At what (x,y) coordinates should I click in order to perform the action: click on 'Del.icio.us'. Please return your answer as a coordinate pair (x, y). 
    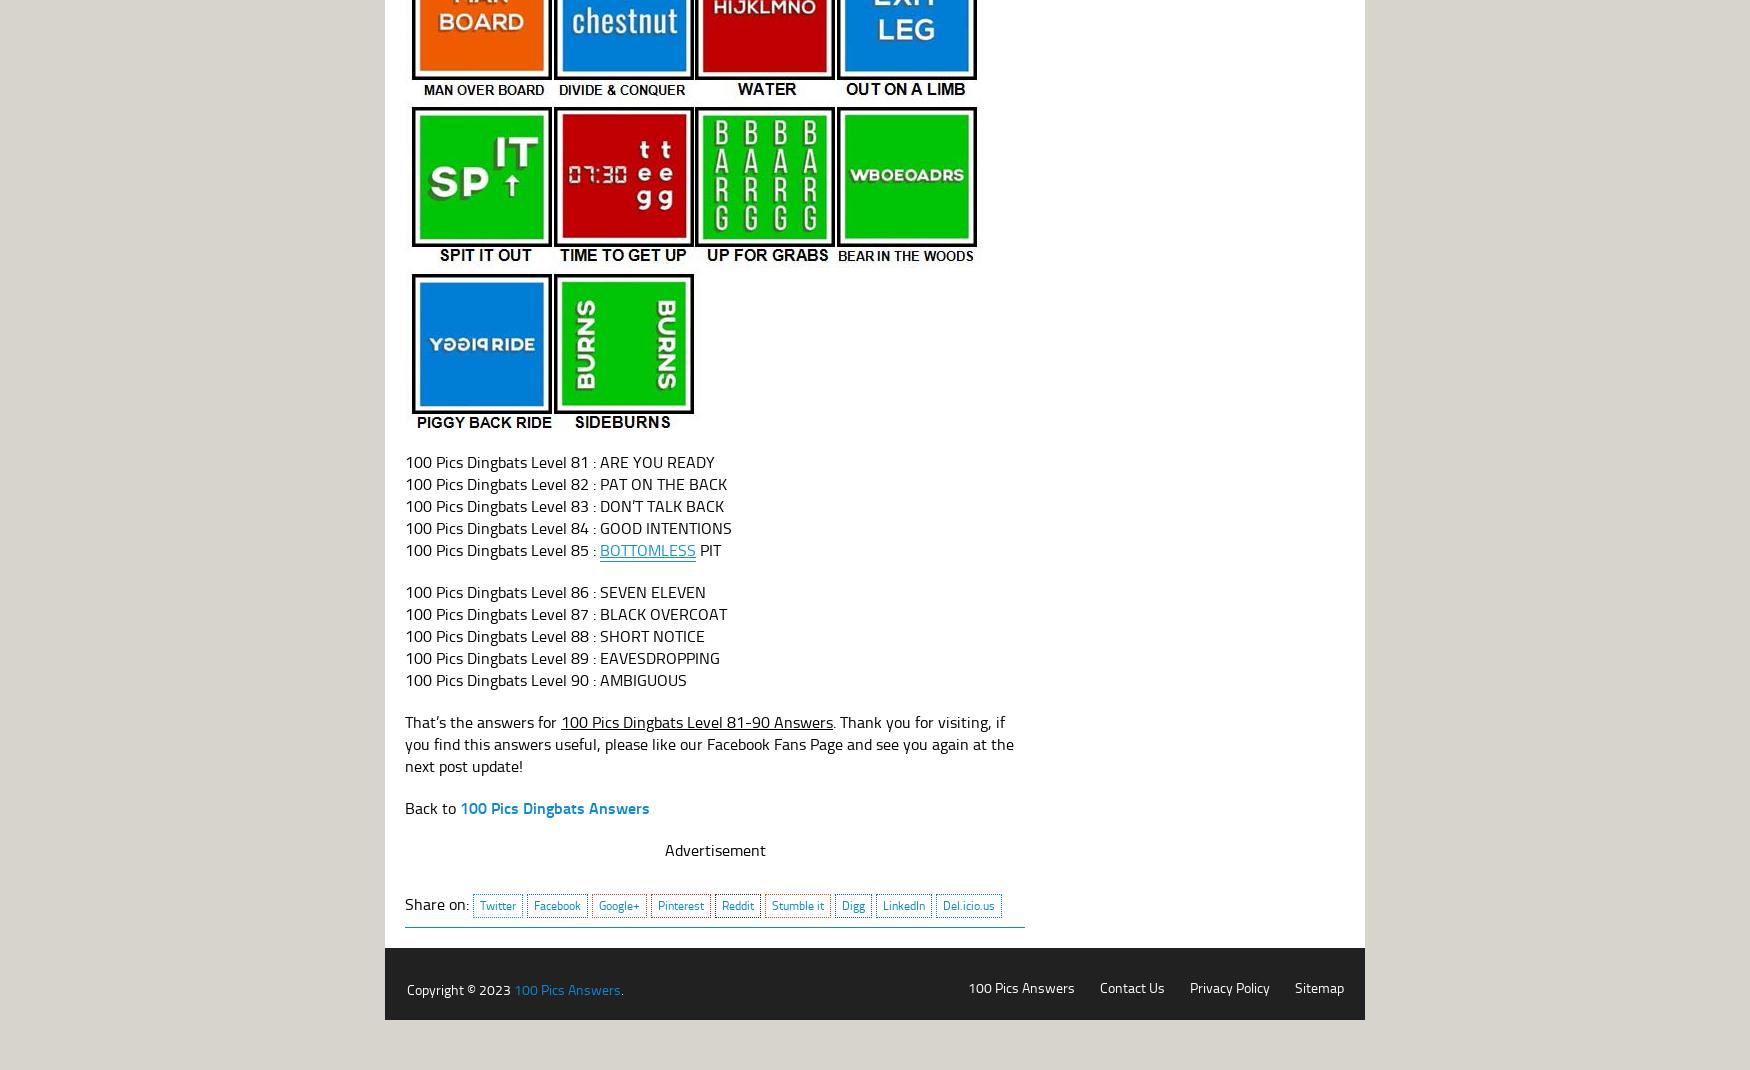
    Looking at the image, I should click on (968, 904).